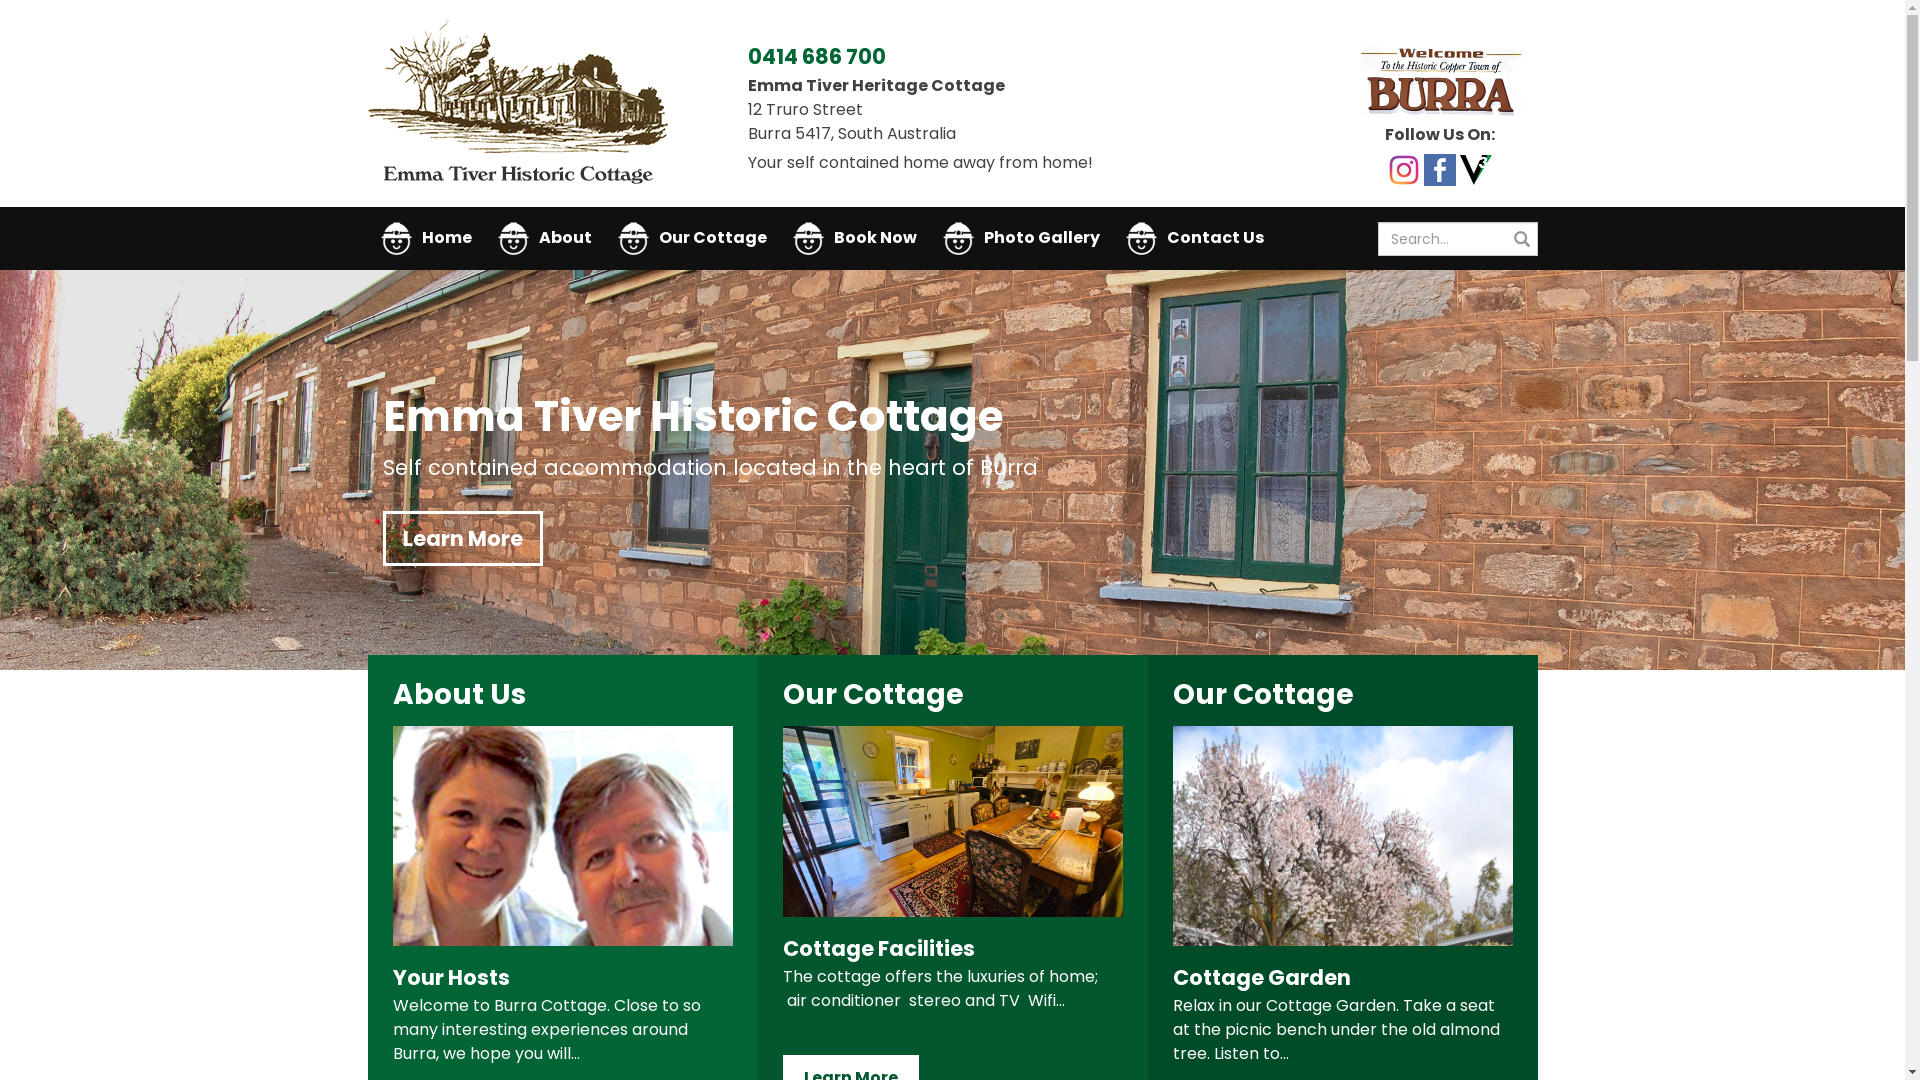 The width and height of the screenshot is (1920, 1080). Describe the element at coordinates (1194, 237) in the screenshot. I see `'Contact Us'` at that location.